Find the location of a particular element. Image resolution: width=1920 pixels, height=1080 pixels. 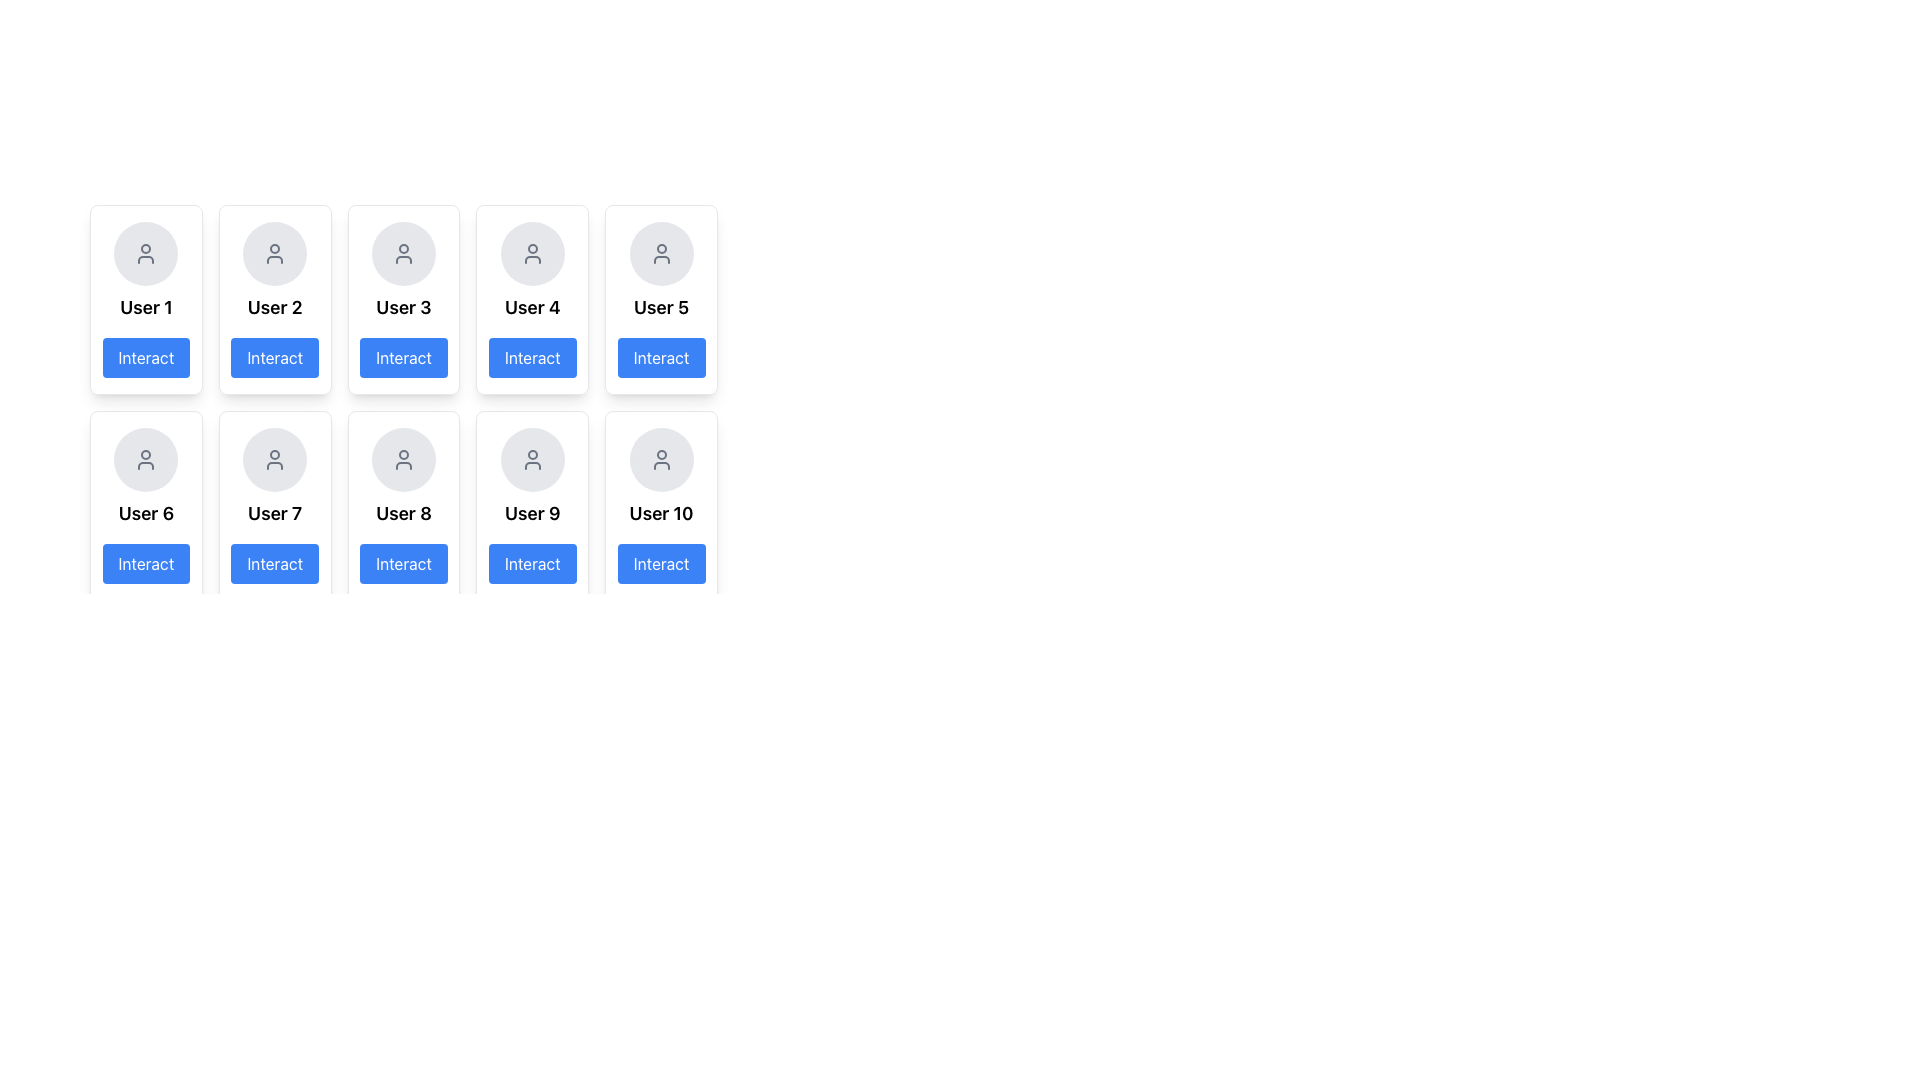

the text label identifying the user as 'User 5', which is positioned centrally in the top row, fifth column of the grid, above the 'Interact' button and below the user avatar is located at coordinates (661, 308).